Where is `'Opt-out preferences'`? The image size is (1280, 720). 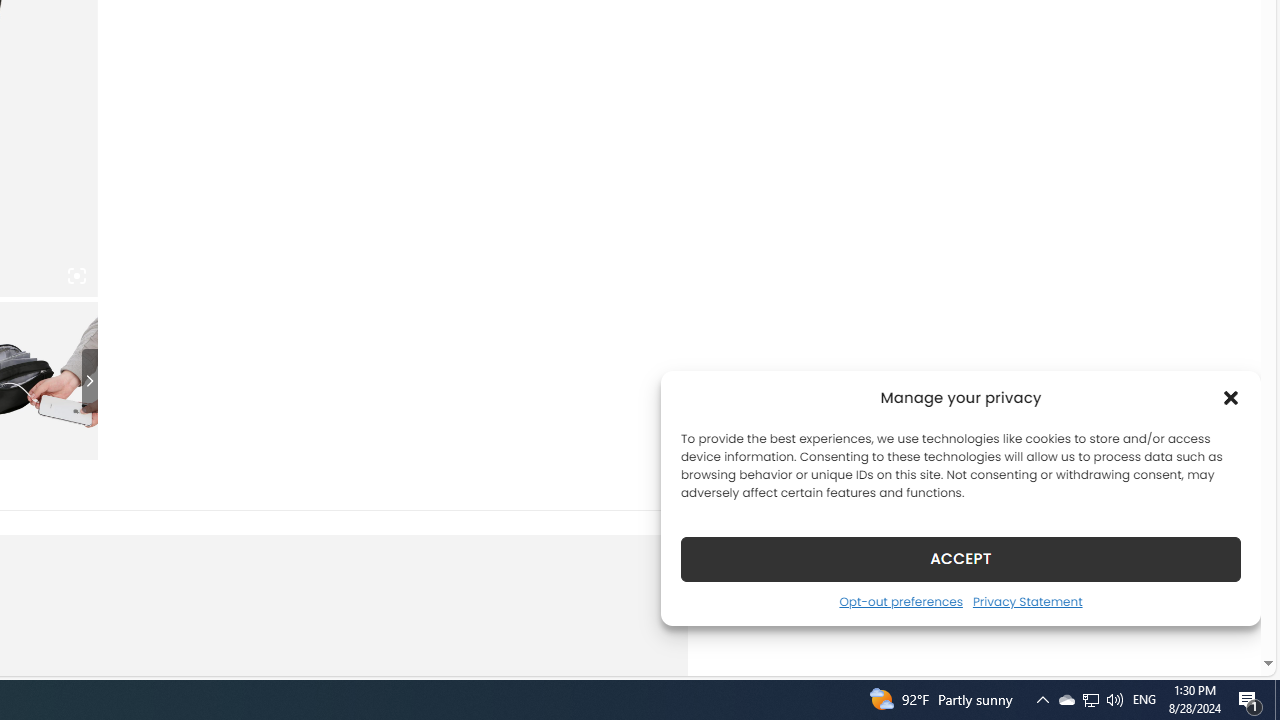
'Opt-out preferences' is located at coordinates (899, 600).